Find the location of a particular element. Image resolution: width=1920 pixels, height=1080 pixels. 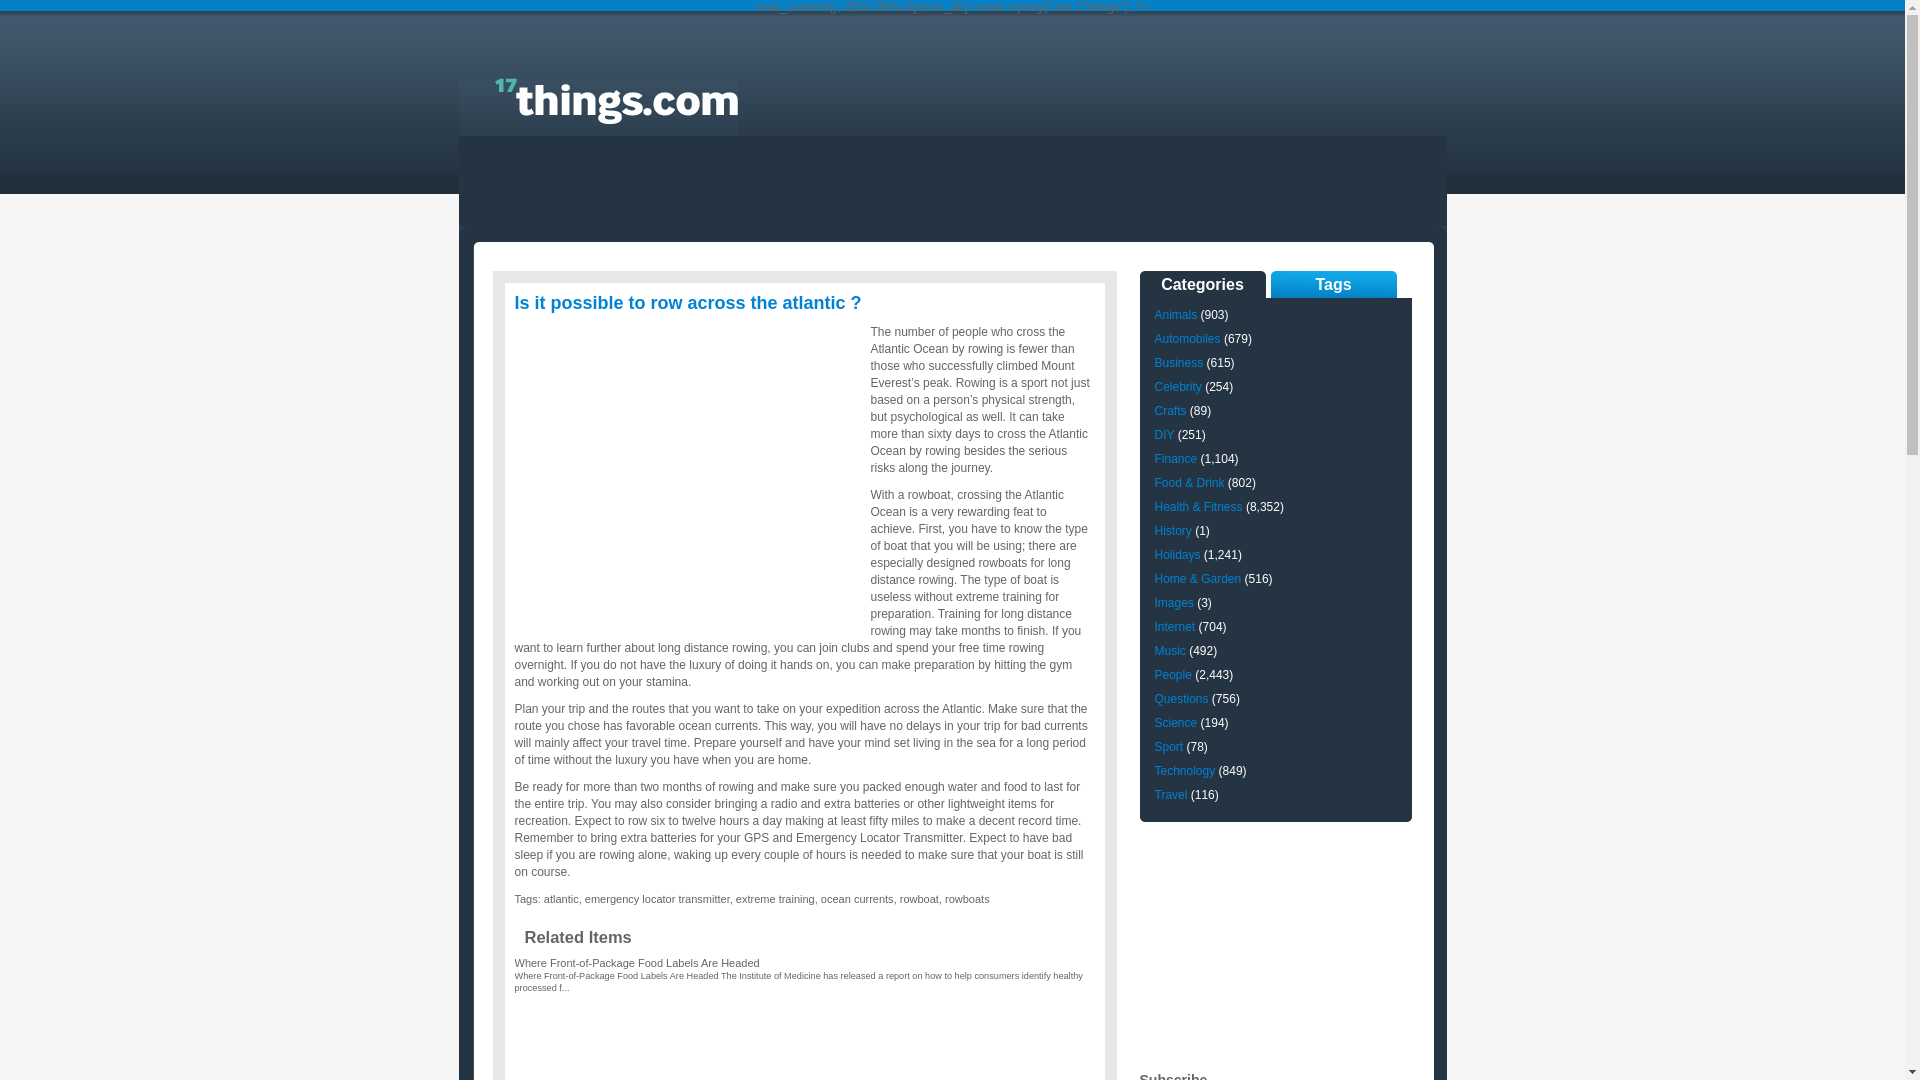

'ocean currents' is located at coordinates (857, 897).